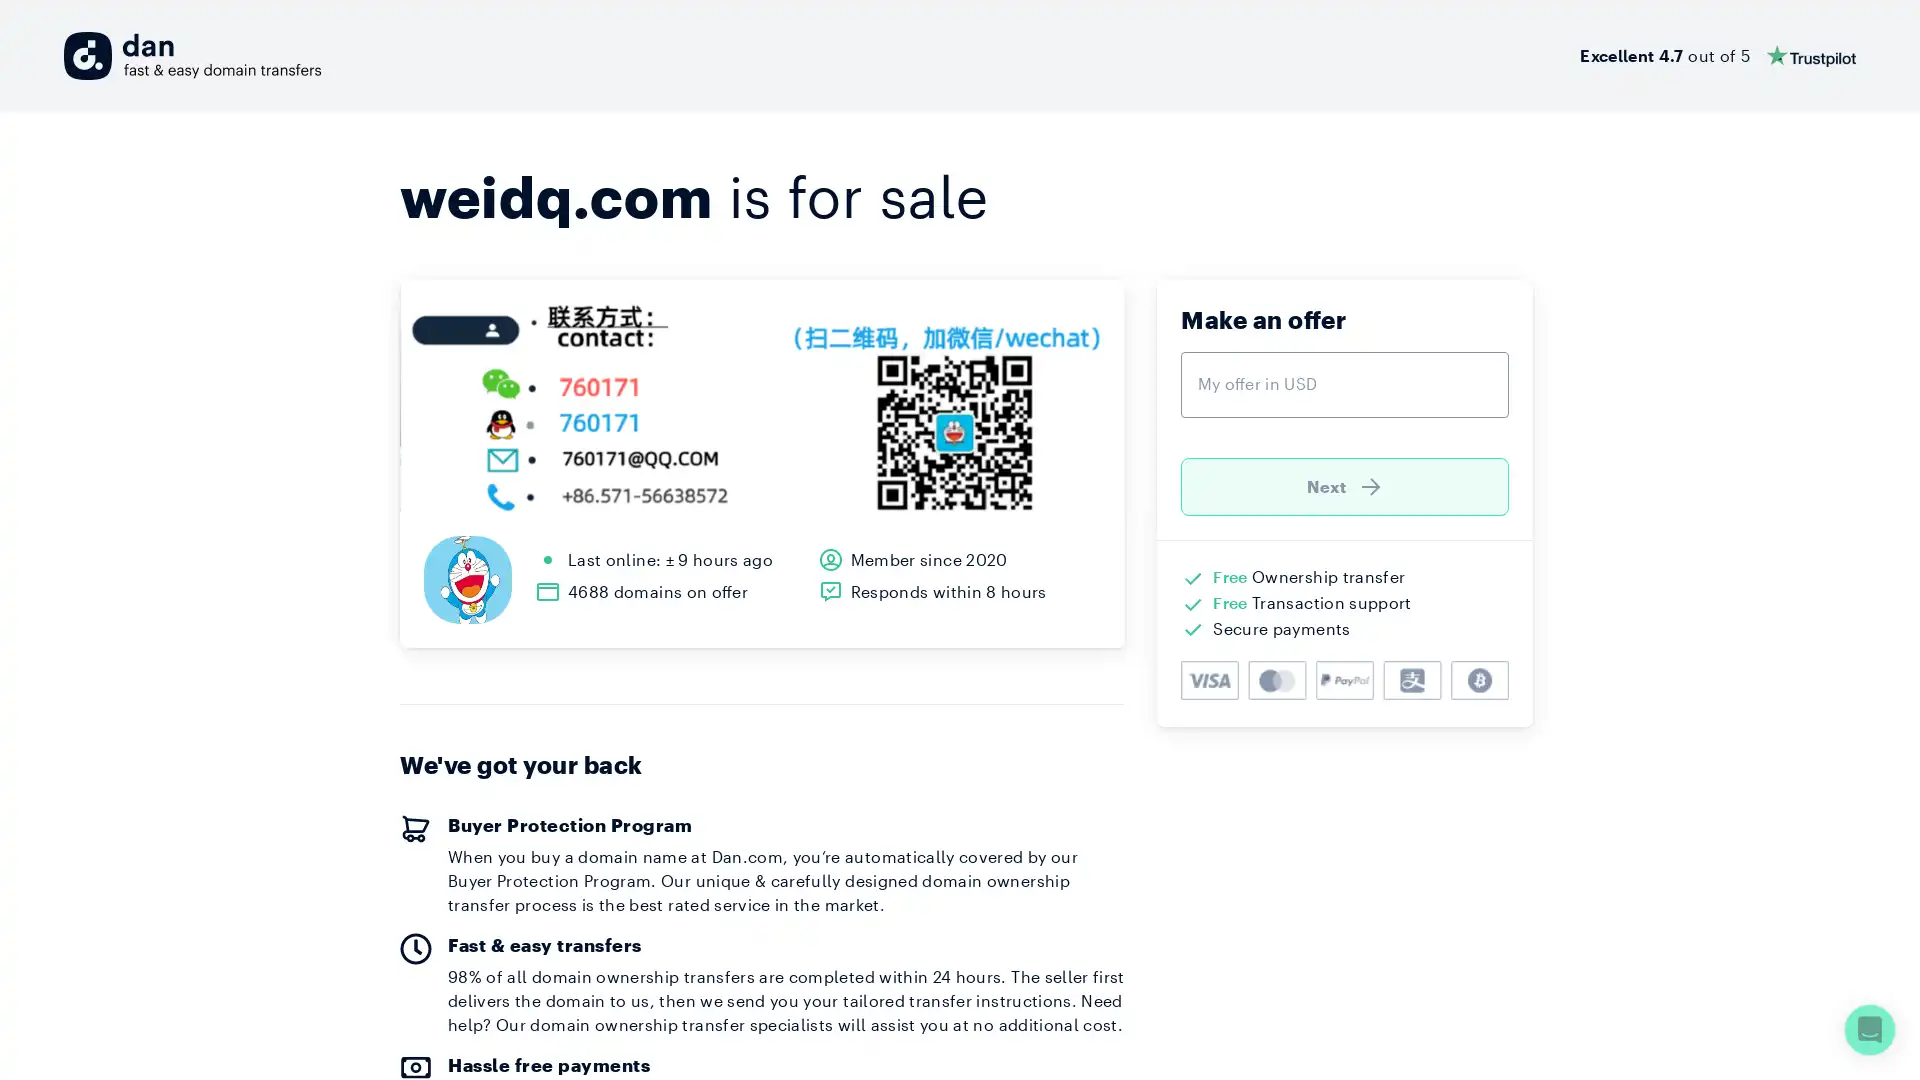 Image resolution: width=1920 pixels, height=1080 pixels. I want to click on Open Intercom Messenger, so click(1869, 1029).